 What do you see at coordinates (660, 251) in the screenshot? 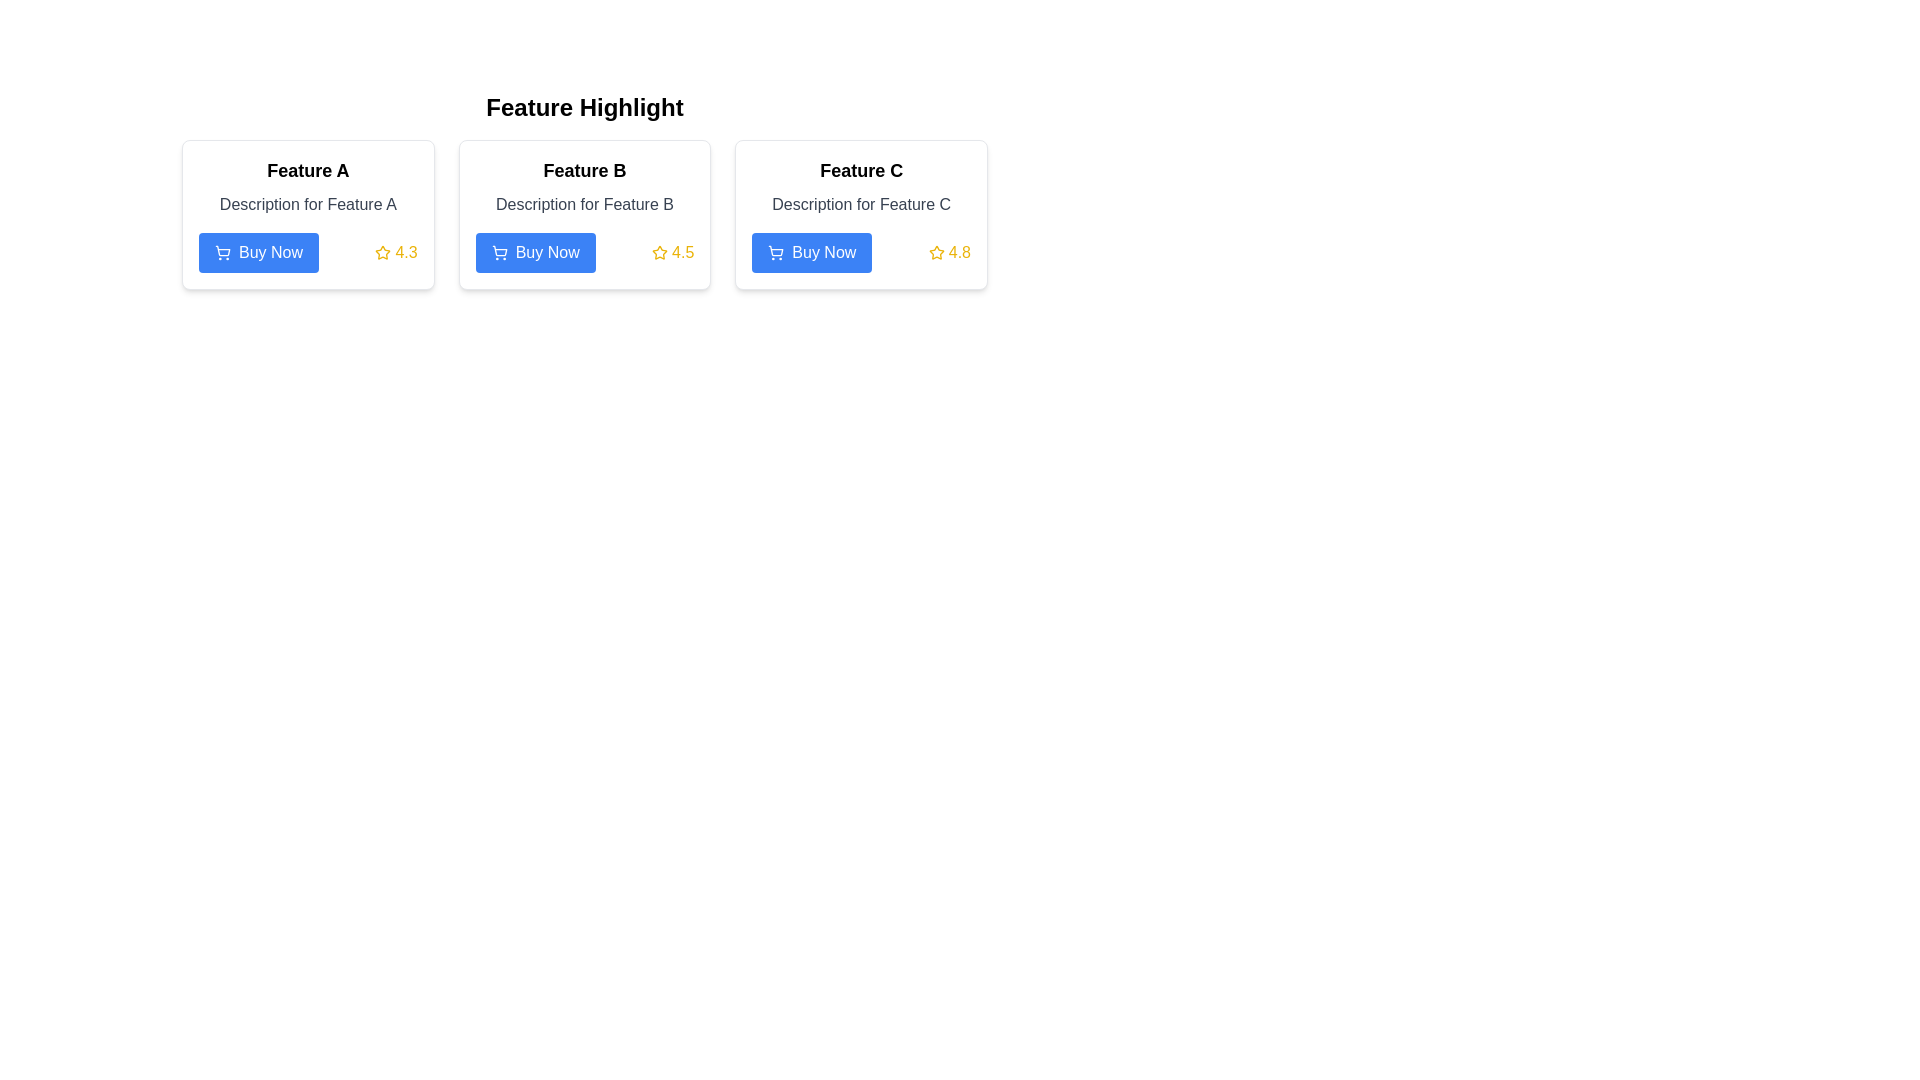
I see `the graphical golden star icon located in the 'Feature C' section, adjacent to the 'Buy Now' button` at bounding box center [660, 251].